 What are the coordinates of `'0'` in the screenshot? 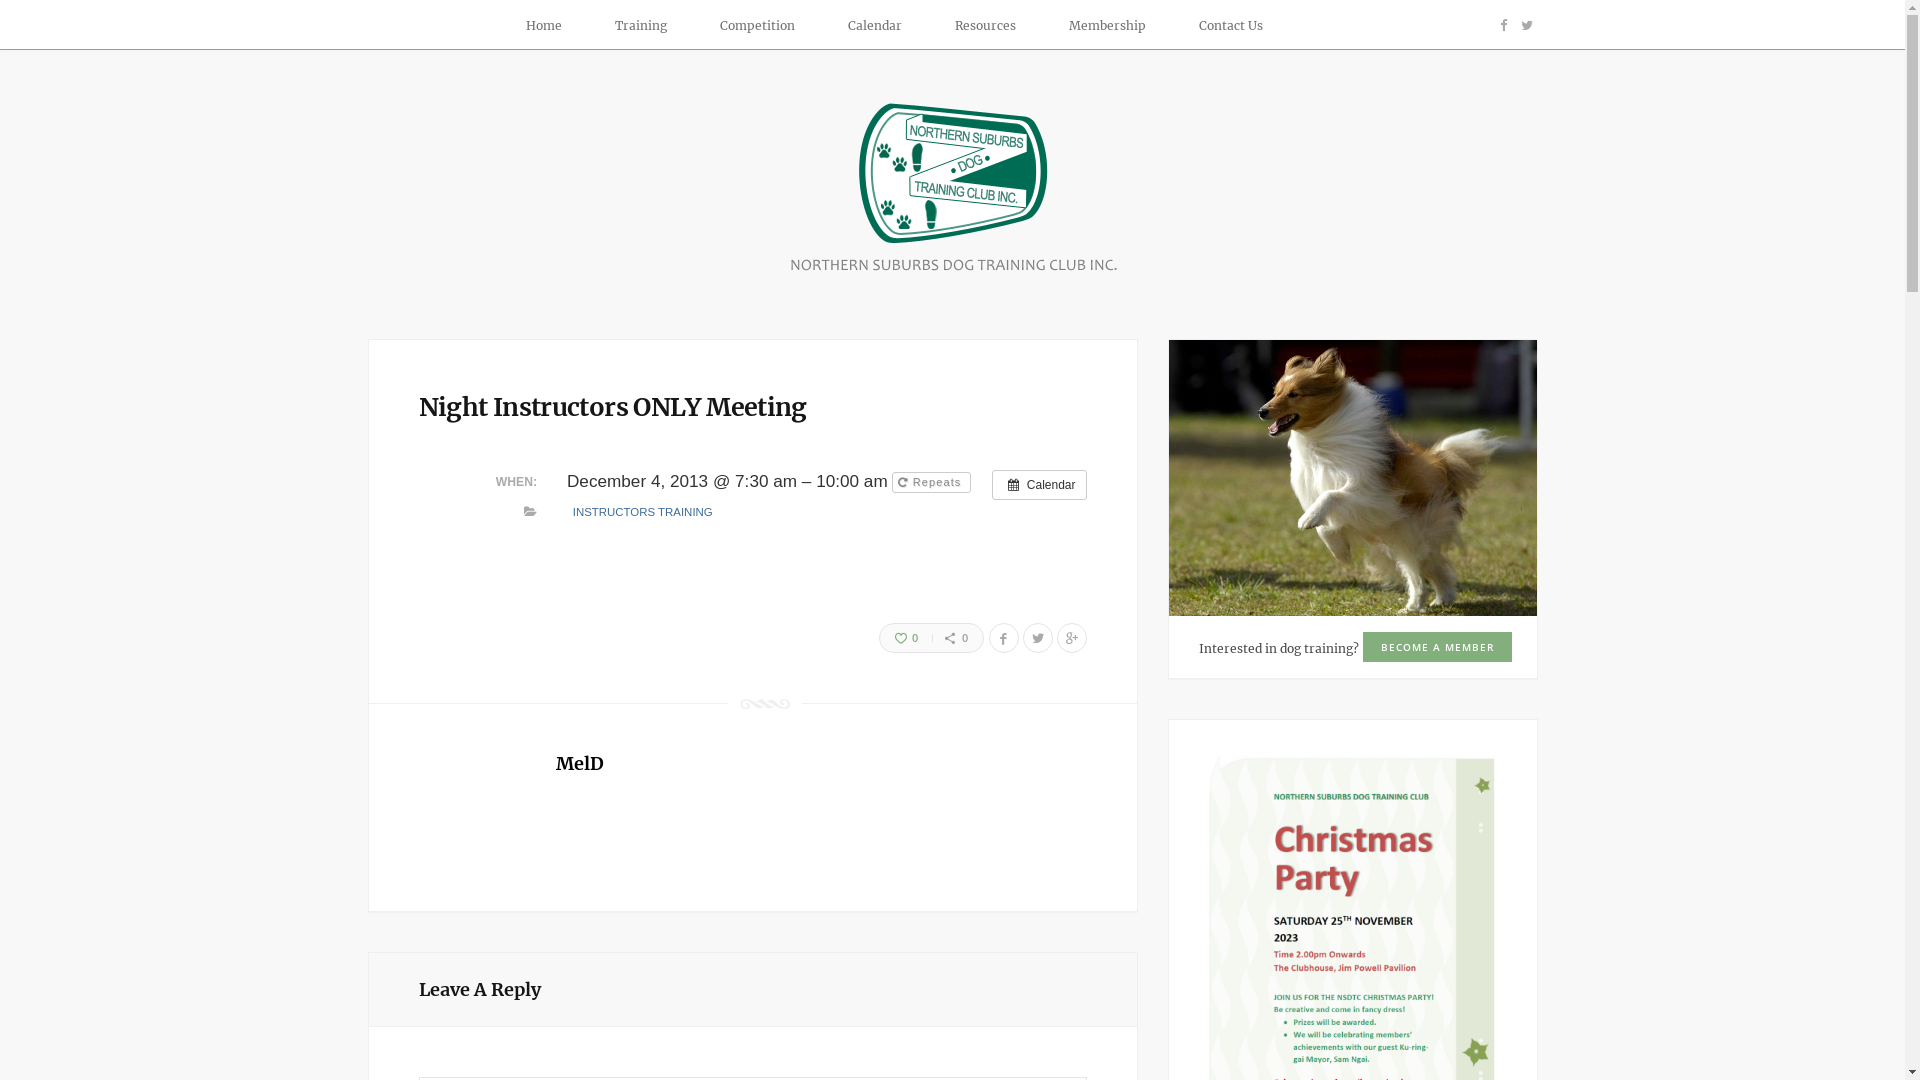 It's located at (879, 637).